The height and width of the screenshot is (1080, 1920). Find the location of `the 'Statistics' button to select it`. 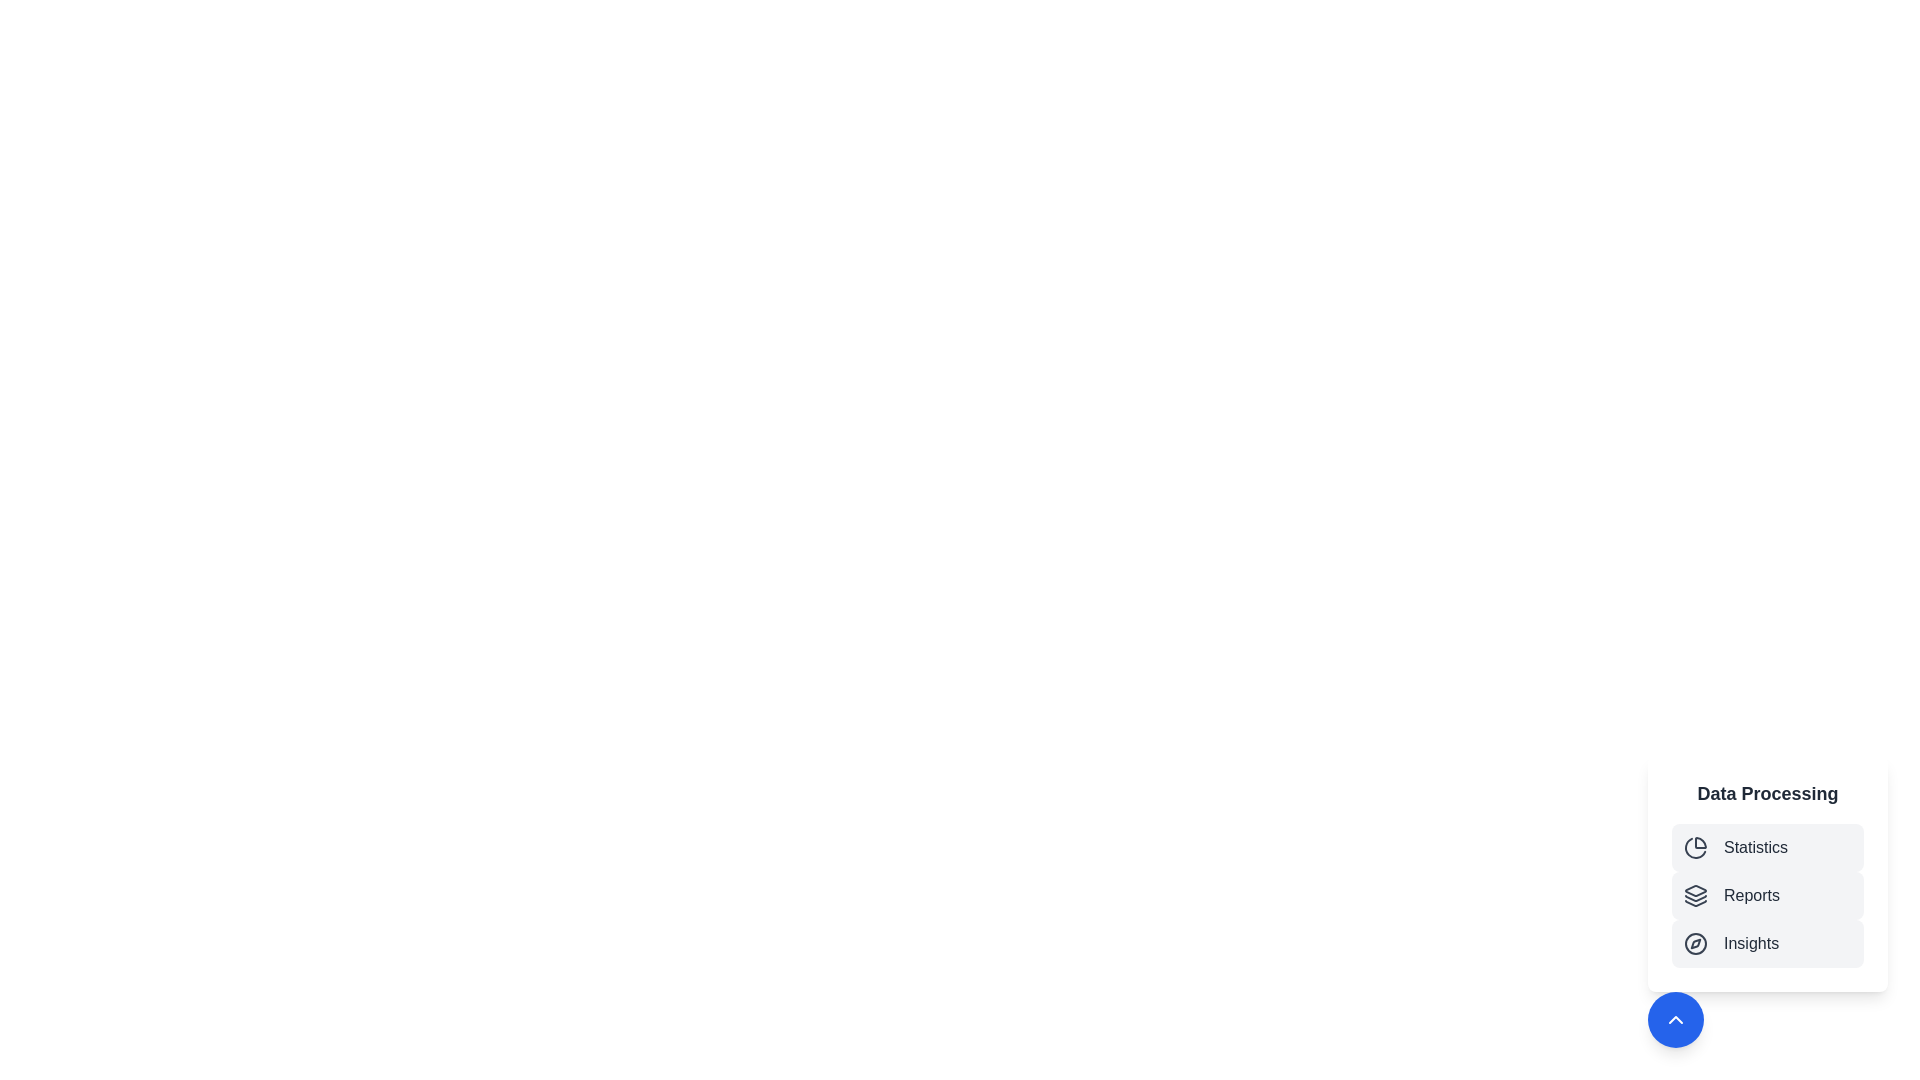

the 'Statistics' button to select it is located at coordinates (1767, 848).